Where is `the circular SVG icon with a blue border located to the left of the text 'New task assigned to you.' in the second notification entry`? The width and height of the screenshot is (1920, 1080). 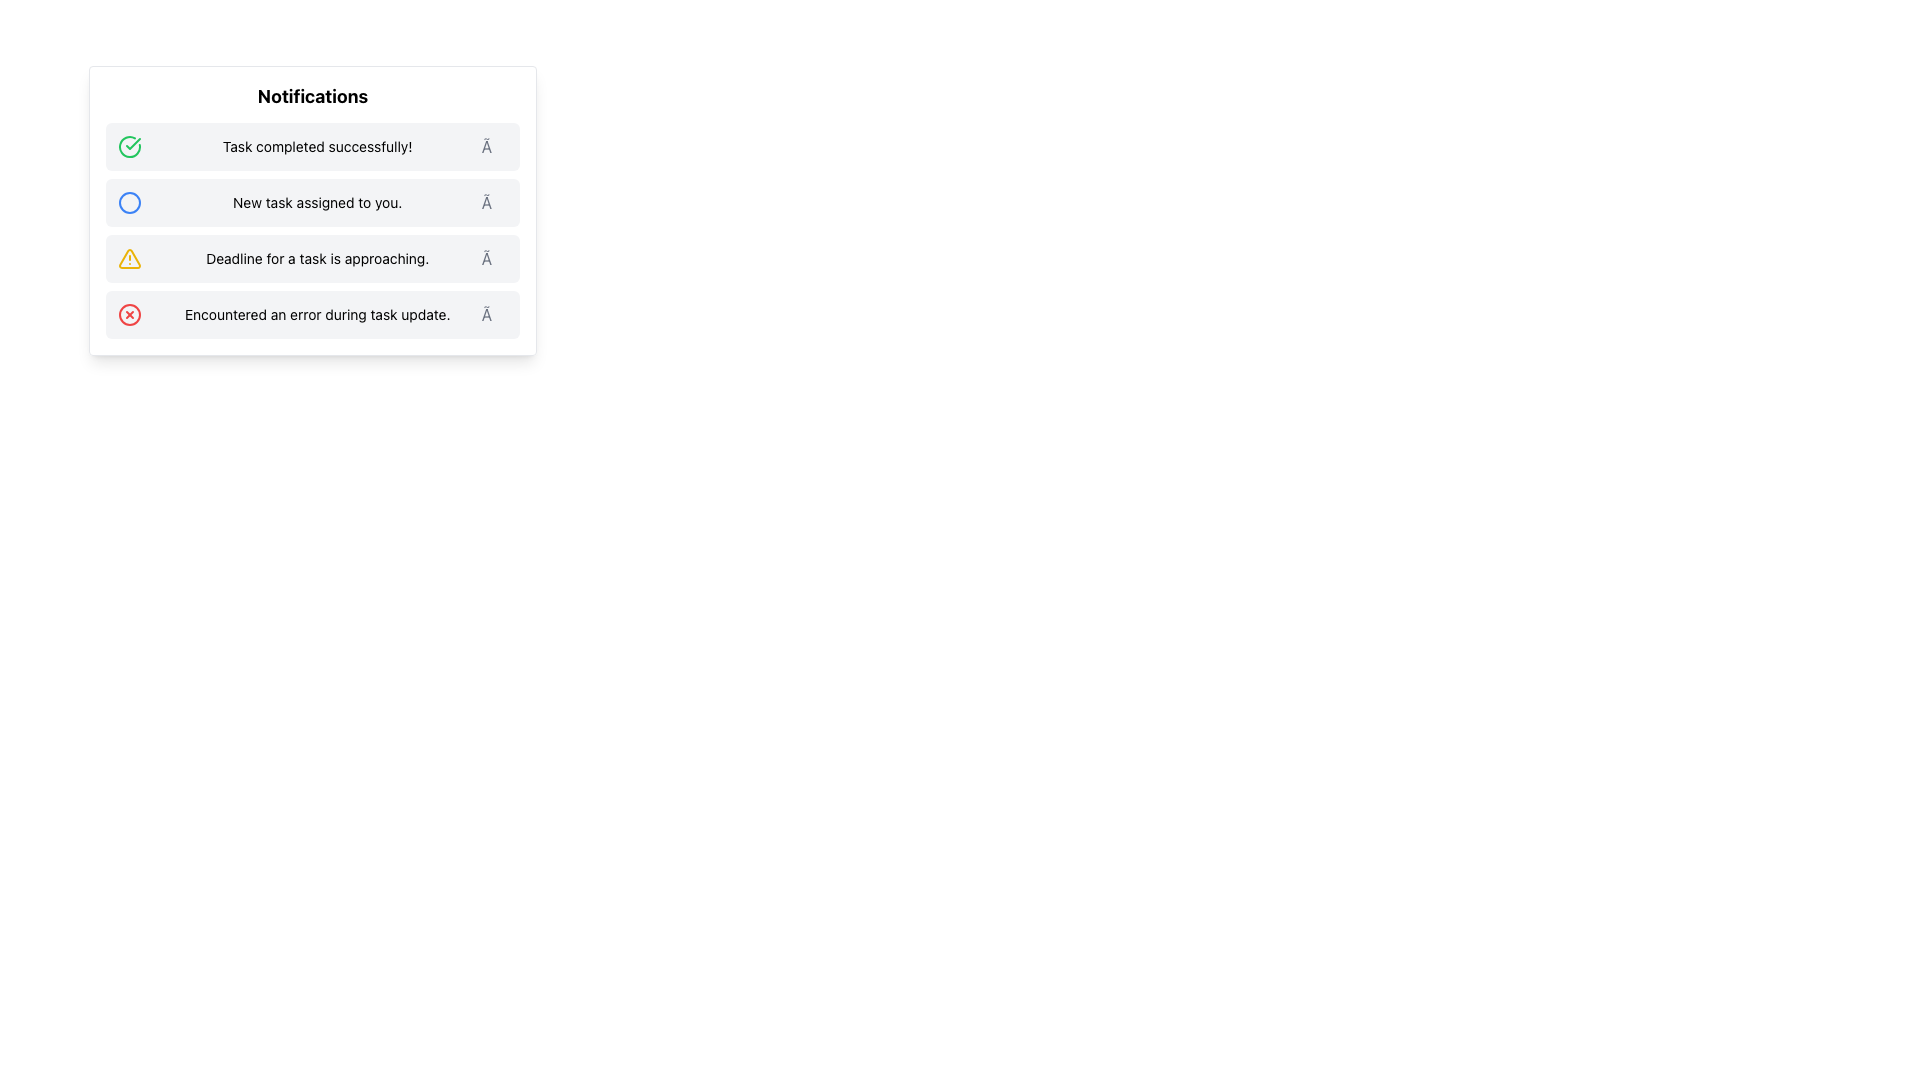 the circular SVG icon with a blue border located to the left of the text 'New task assigned to you.' in the second notification entry is located at coordinates (128, 203).